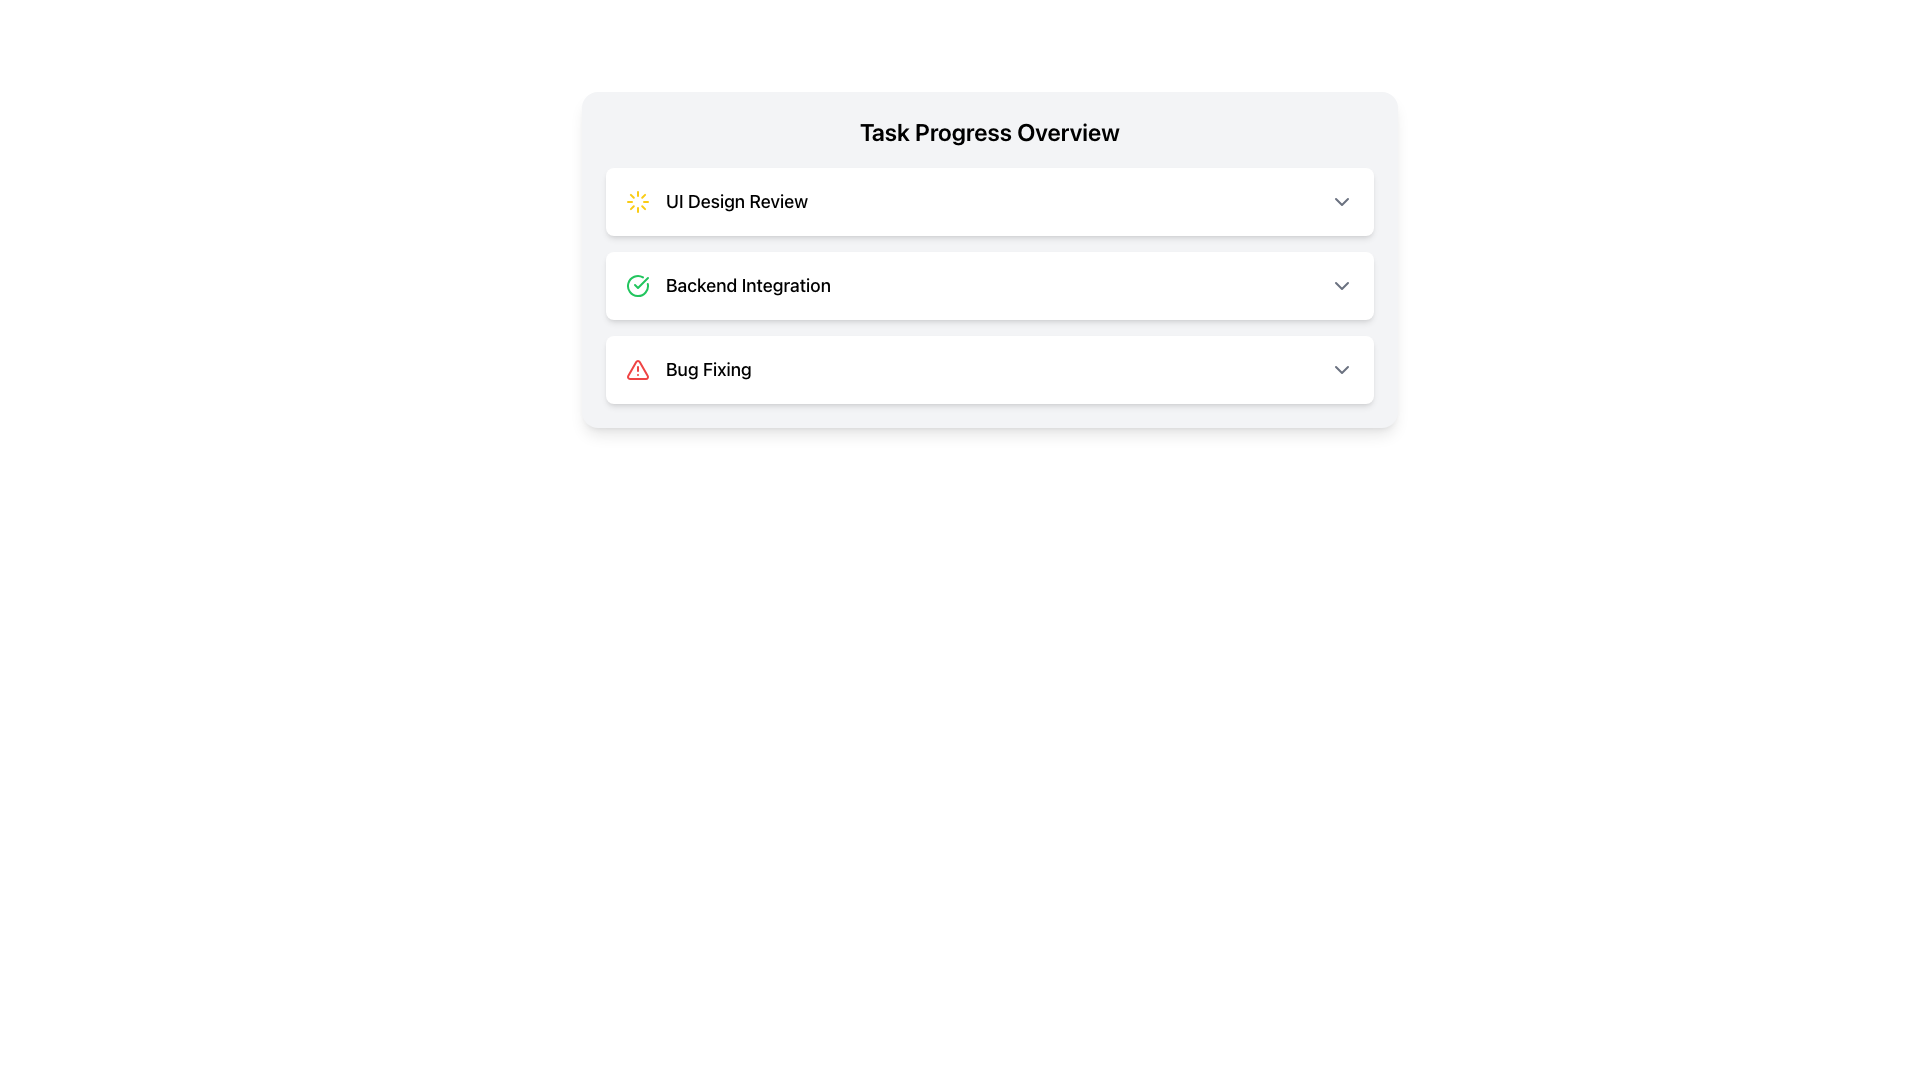 The width and height of the screenshot is (1920, 1080). Describe the element at coordinates (747, 285) in the screenshot. I see `the text label 'Backend Integration', which is the second item in a vertical list, positioned between 'UI Design Review' and 'Bug Fixing'` at that location.